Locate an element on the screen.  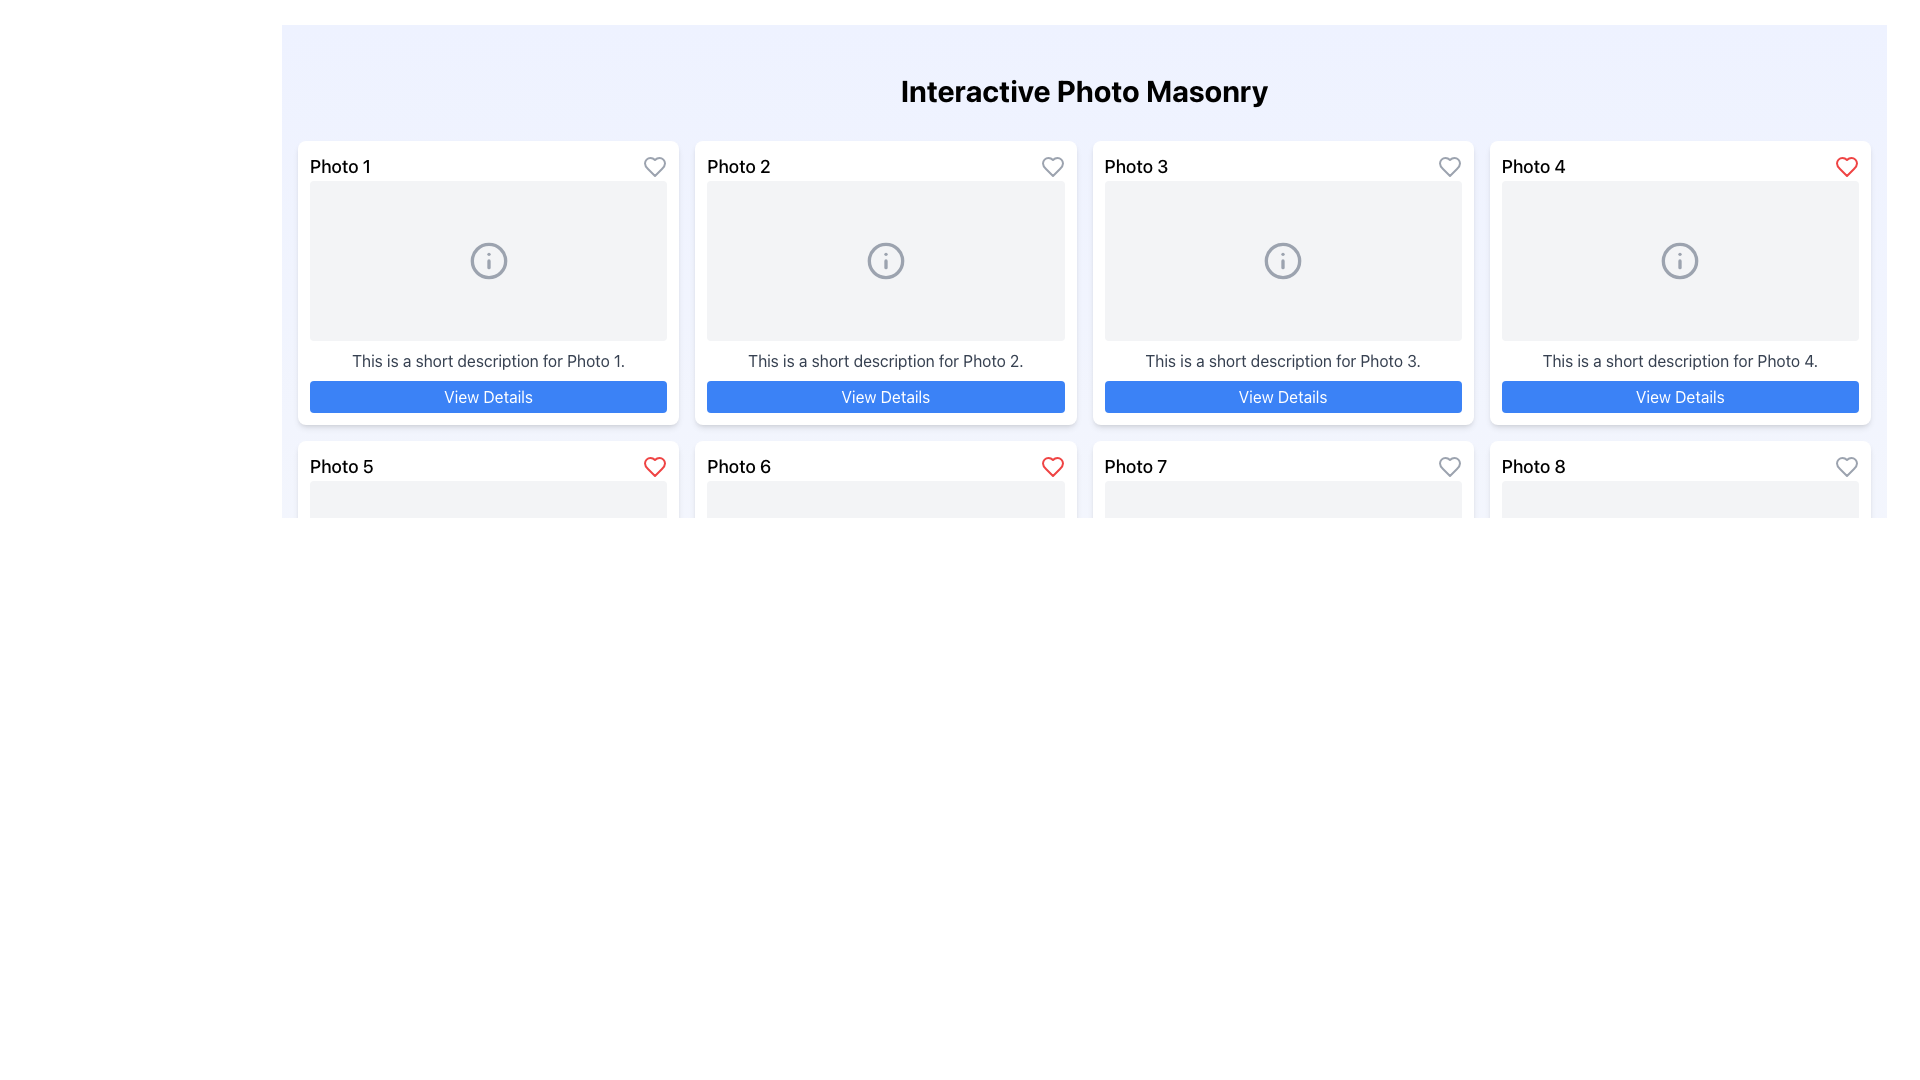
the 'like' icon button located in the top-right corner of the card labeled 'Photo 2' is located at coordinates (1051, 165).